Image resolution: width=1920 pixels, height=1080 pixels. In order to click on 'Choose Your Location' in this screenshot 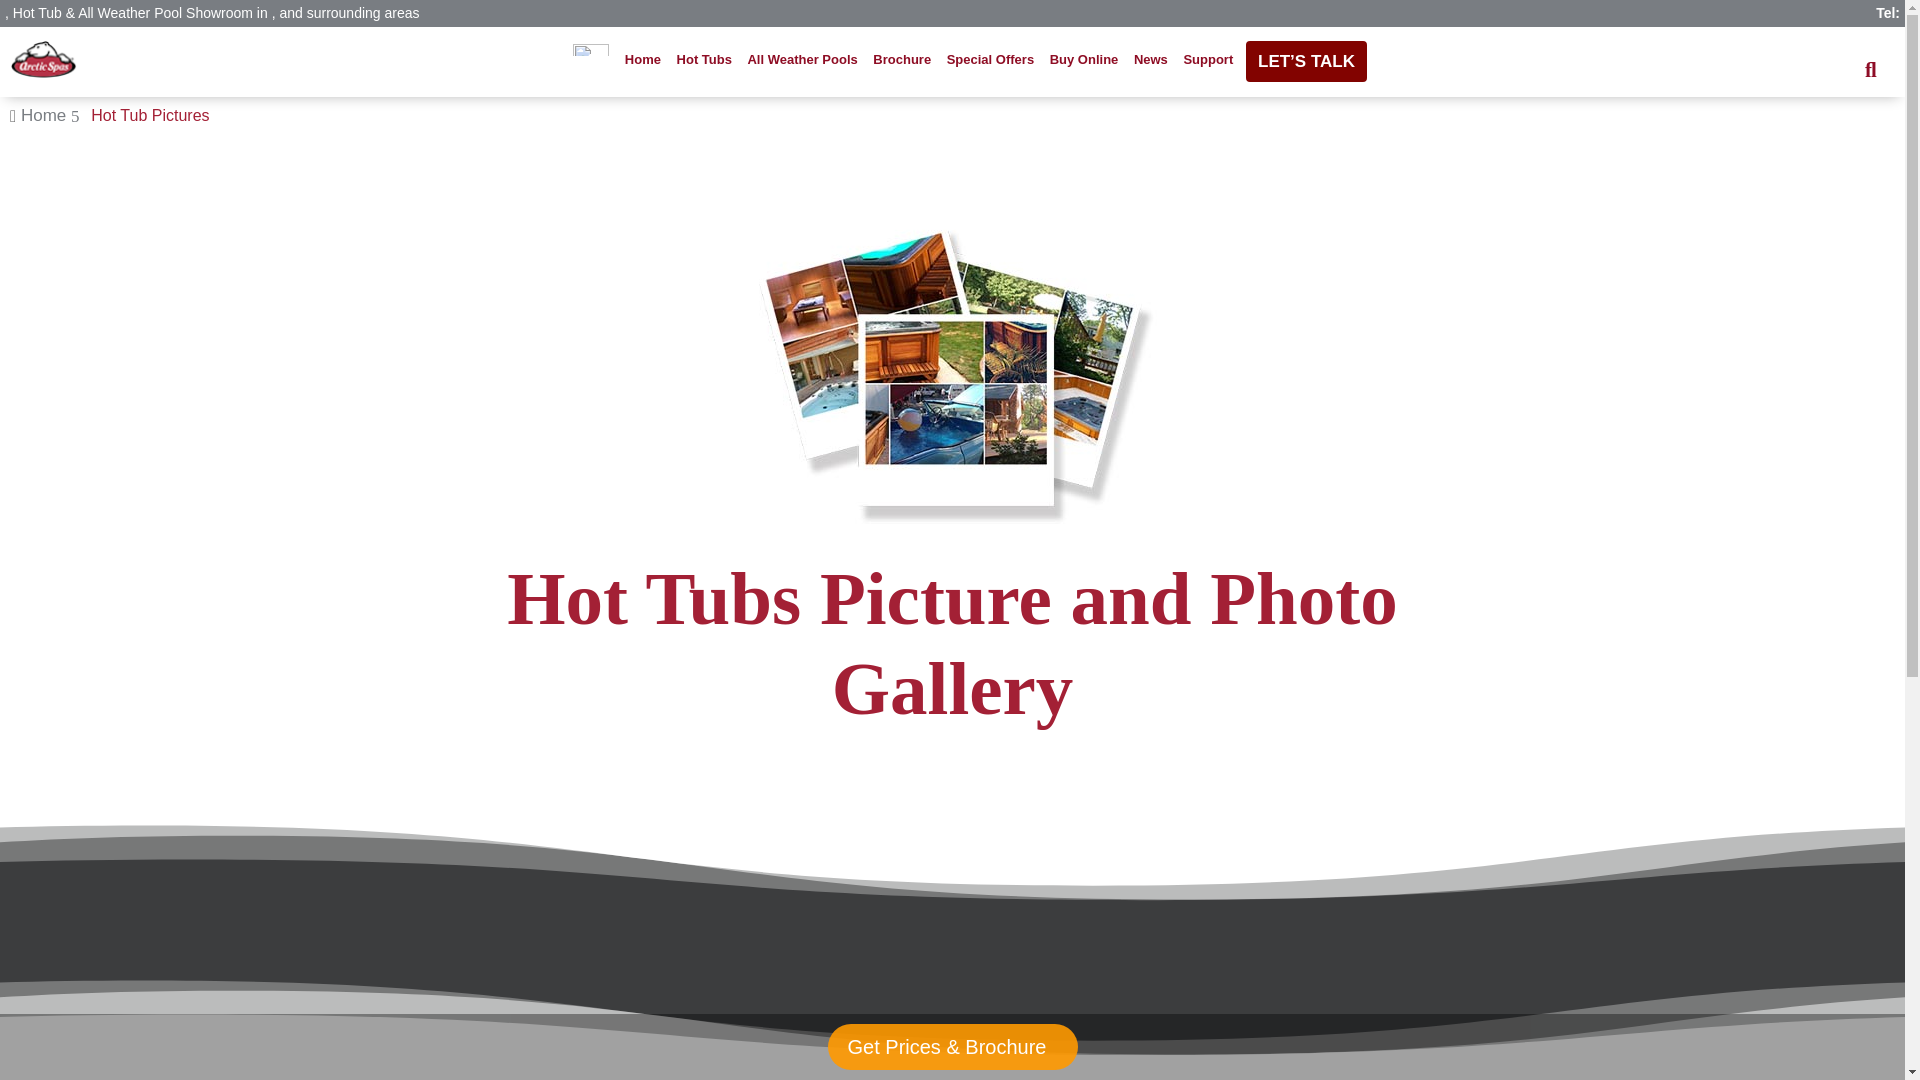, I will do `click(571, 45)`.